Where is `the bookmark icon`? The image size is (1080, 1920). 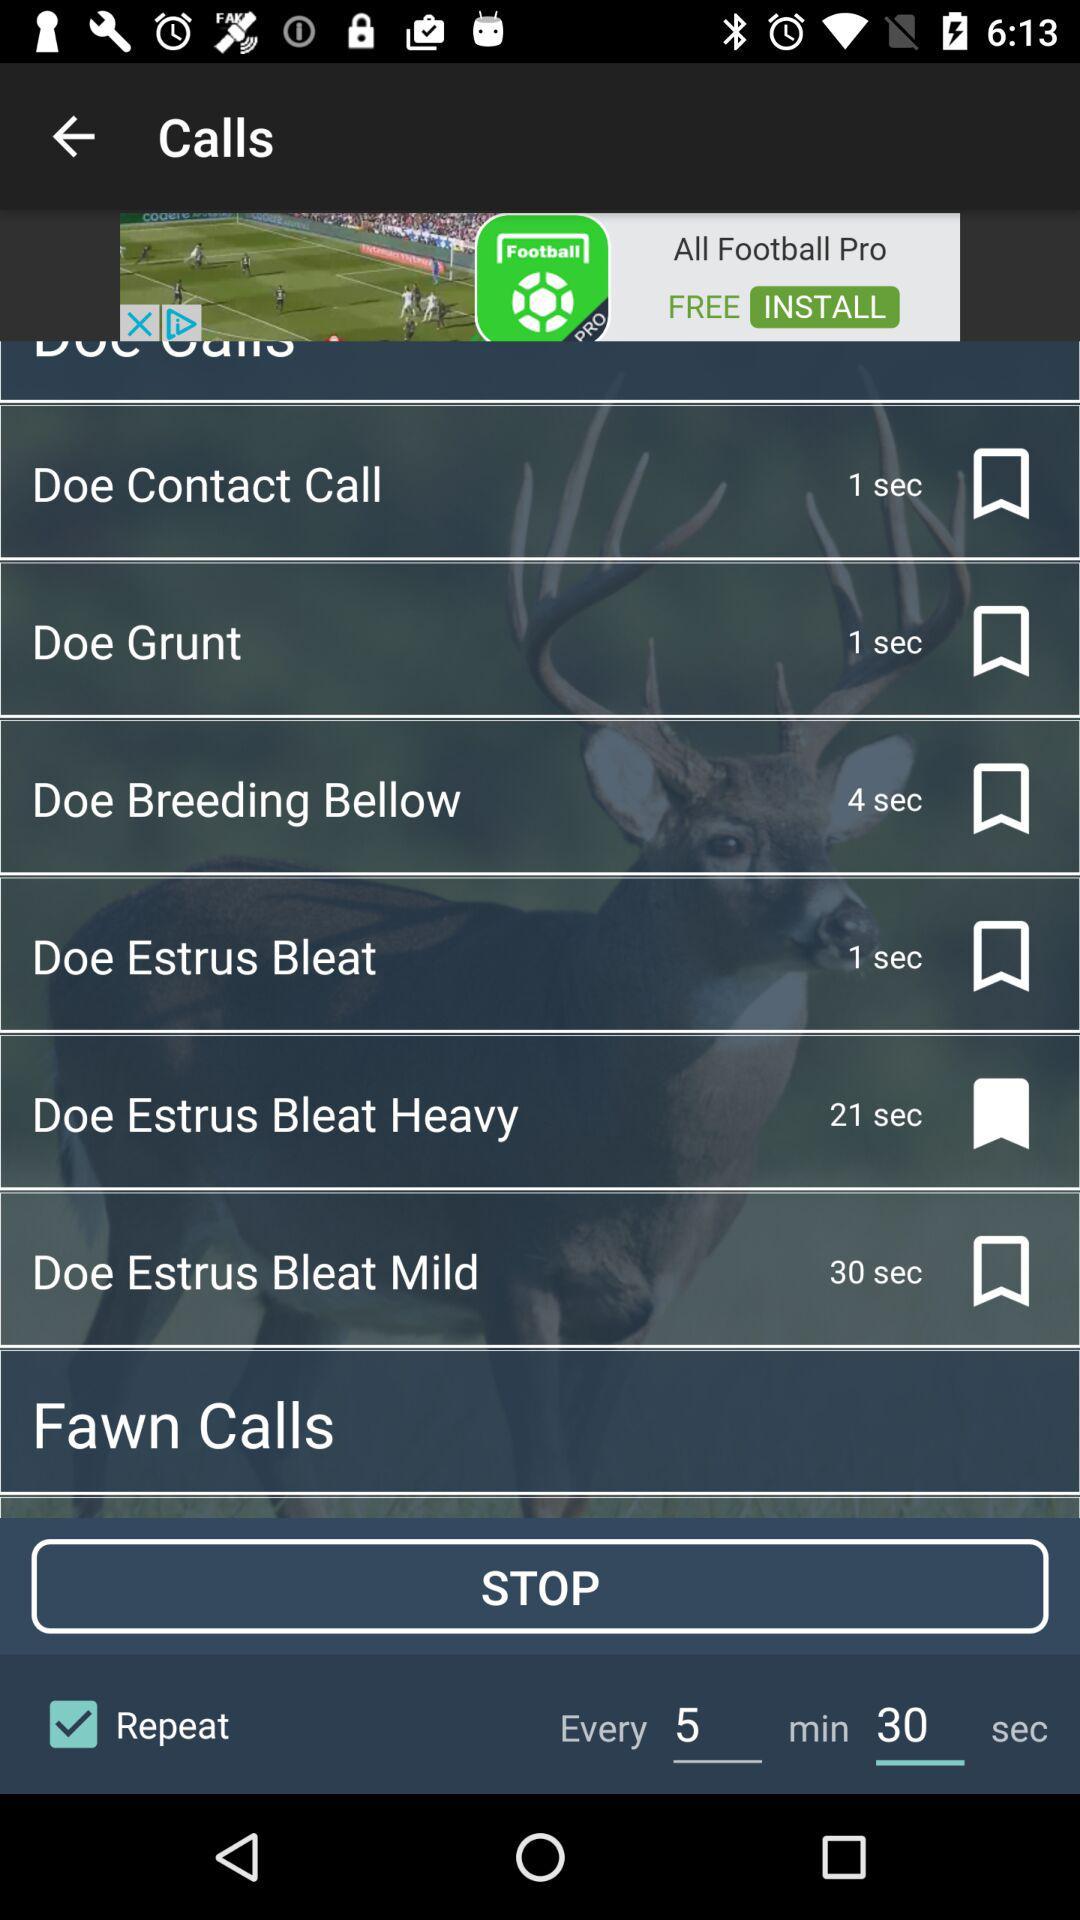
the bookmark icon is located at coordinates (984, 955).